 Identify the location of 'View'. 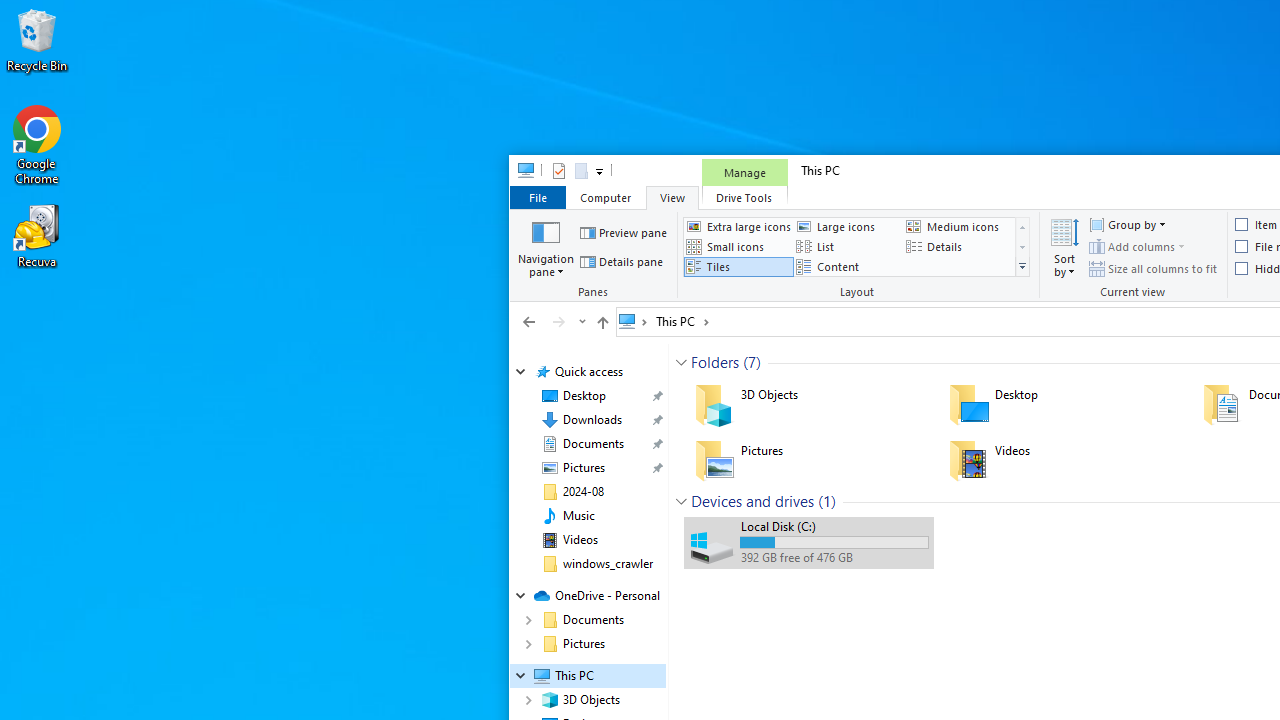
(672, 197).